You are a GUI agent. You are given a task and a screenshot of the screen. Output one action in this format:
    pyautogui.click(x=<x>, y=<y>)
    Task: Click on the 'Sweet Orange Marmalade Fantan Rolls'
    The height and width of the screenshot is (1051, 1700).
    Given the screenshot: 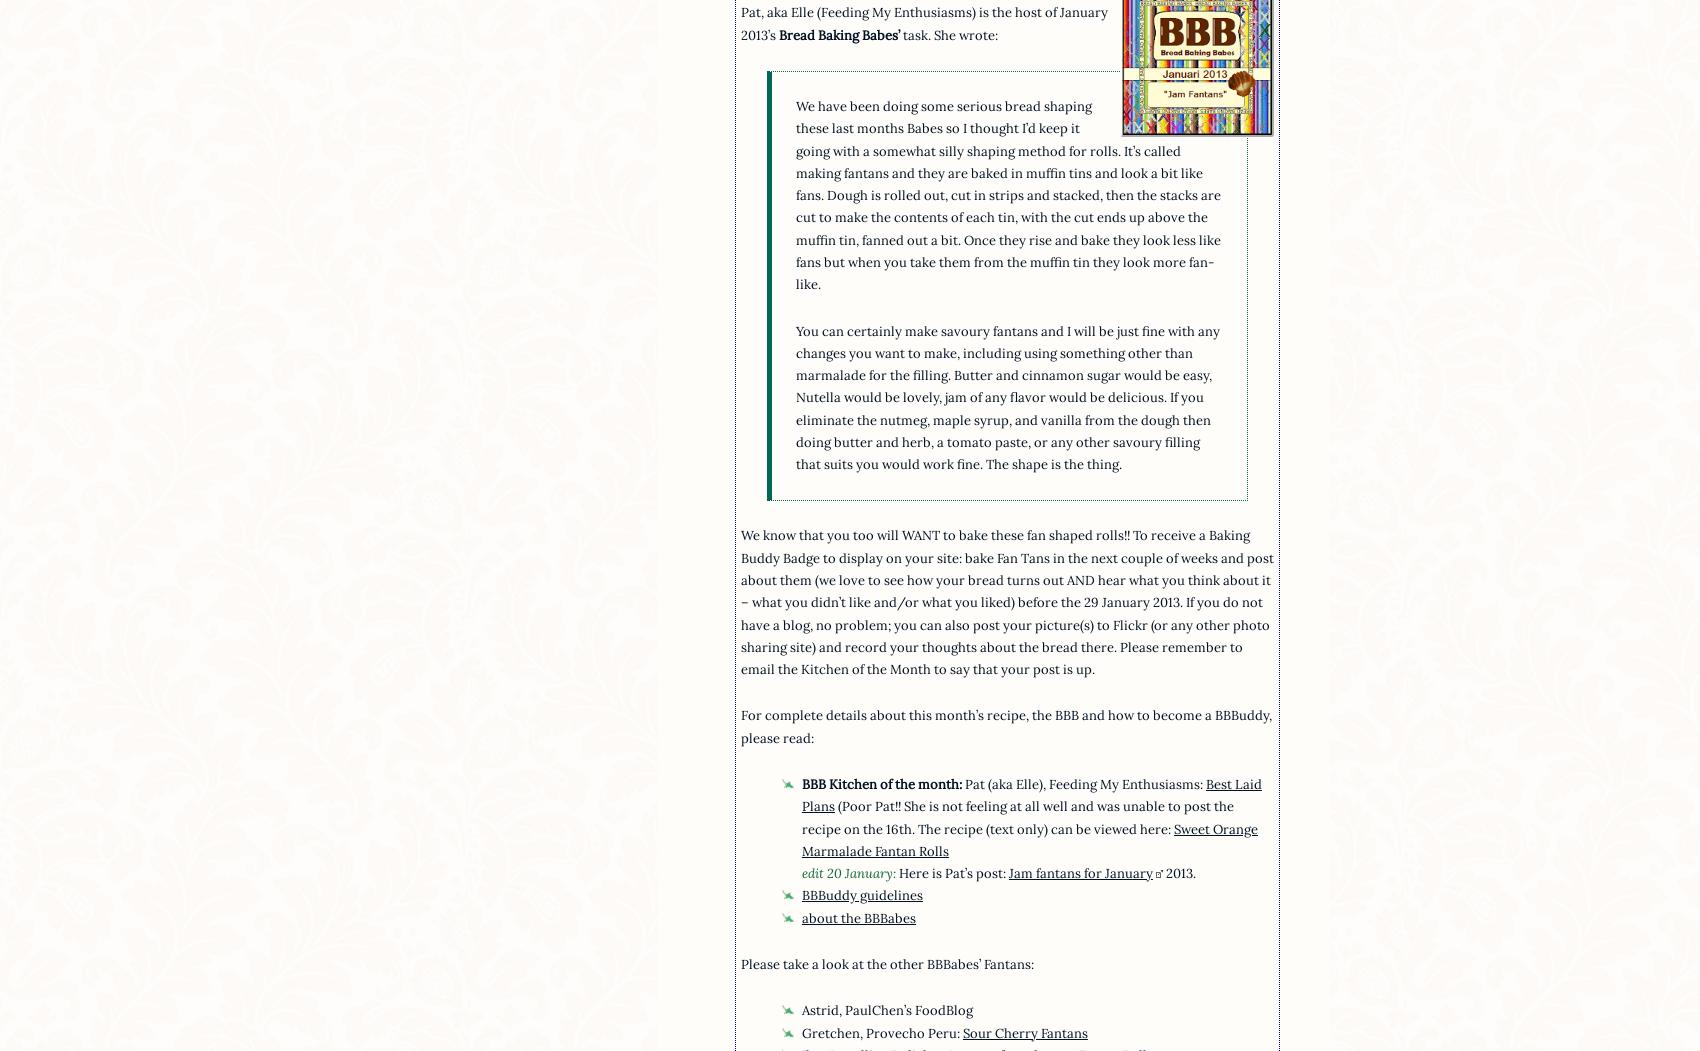 What is the action you would take?
    pyautogui.click(x=1028, y=839)
    